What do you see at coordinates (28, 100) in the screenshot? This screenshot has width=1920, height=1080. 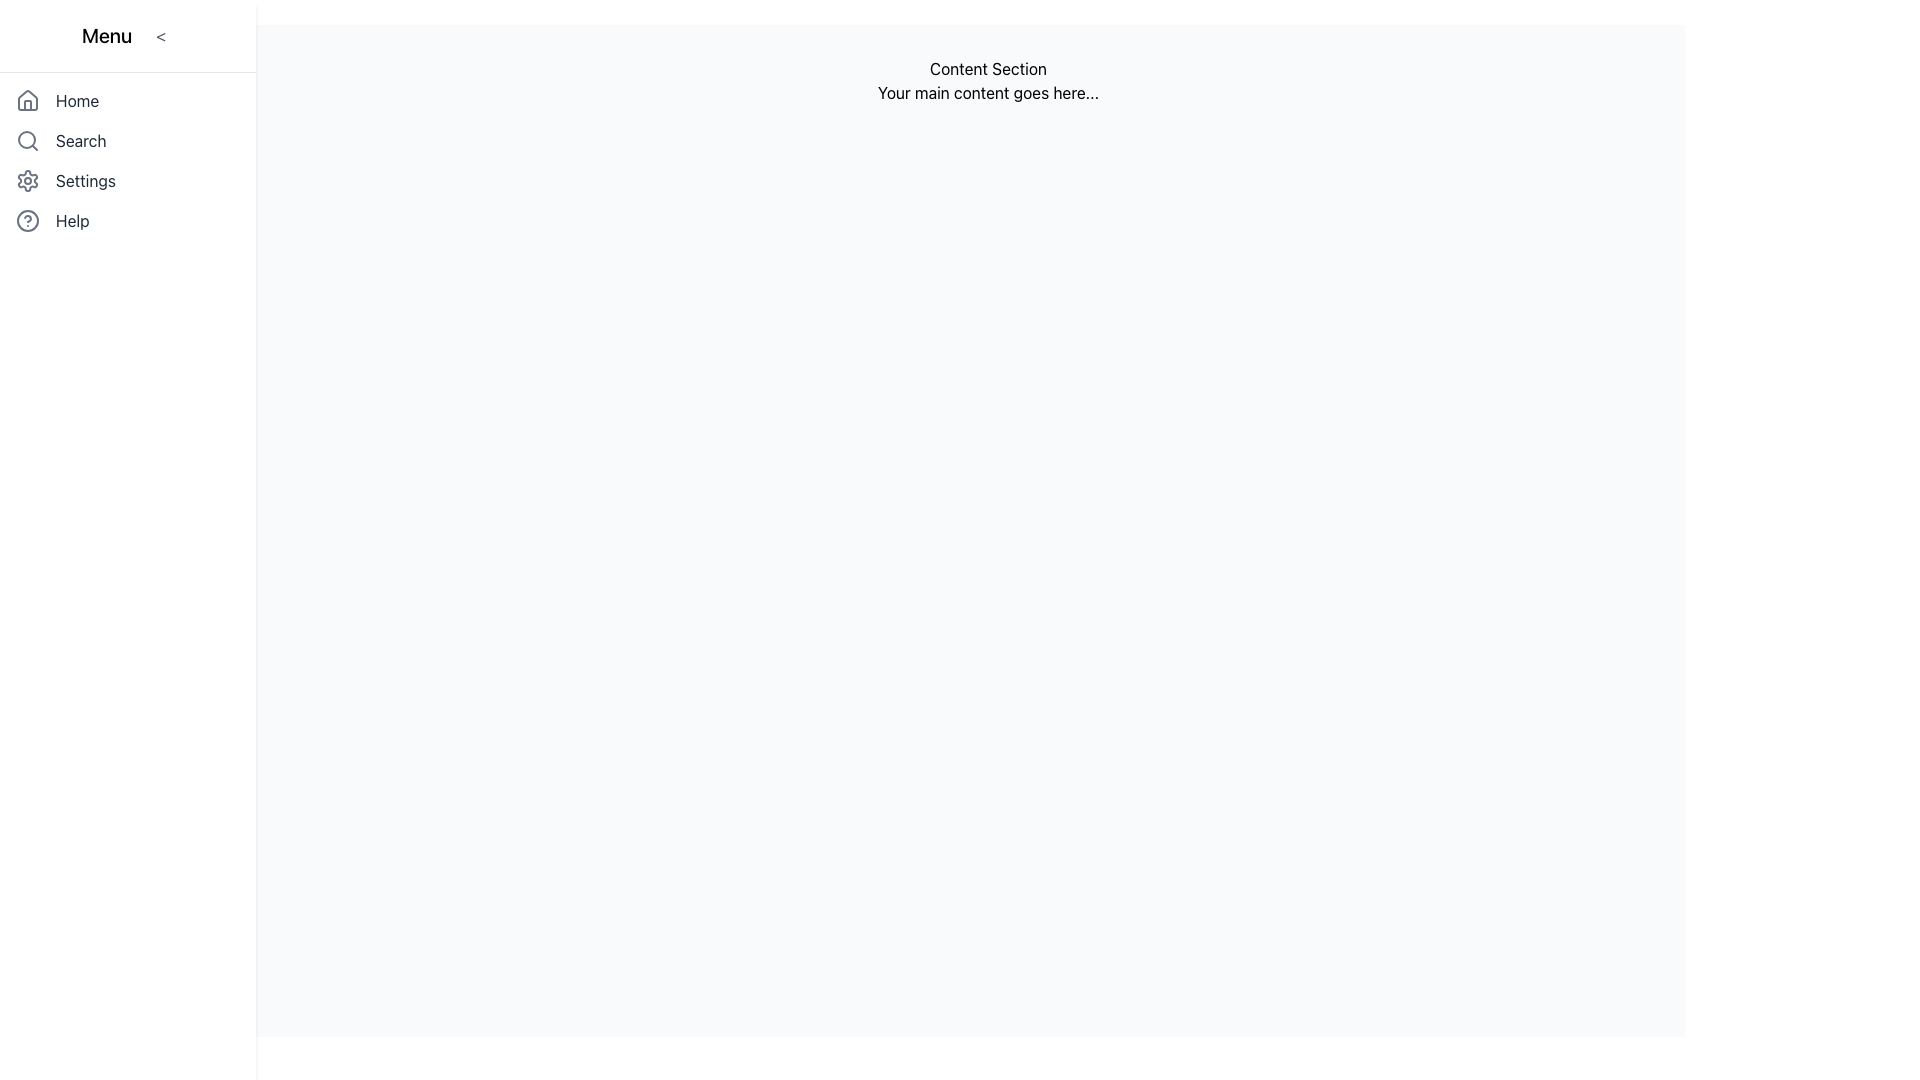 I see `the upper part of the house icon, specifically the triangular roof, in the sidebar menu` at bounding box center [28, 100].